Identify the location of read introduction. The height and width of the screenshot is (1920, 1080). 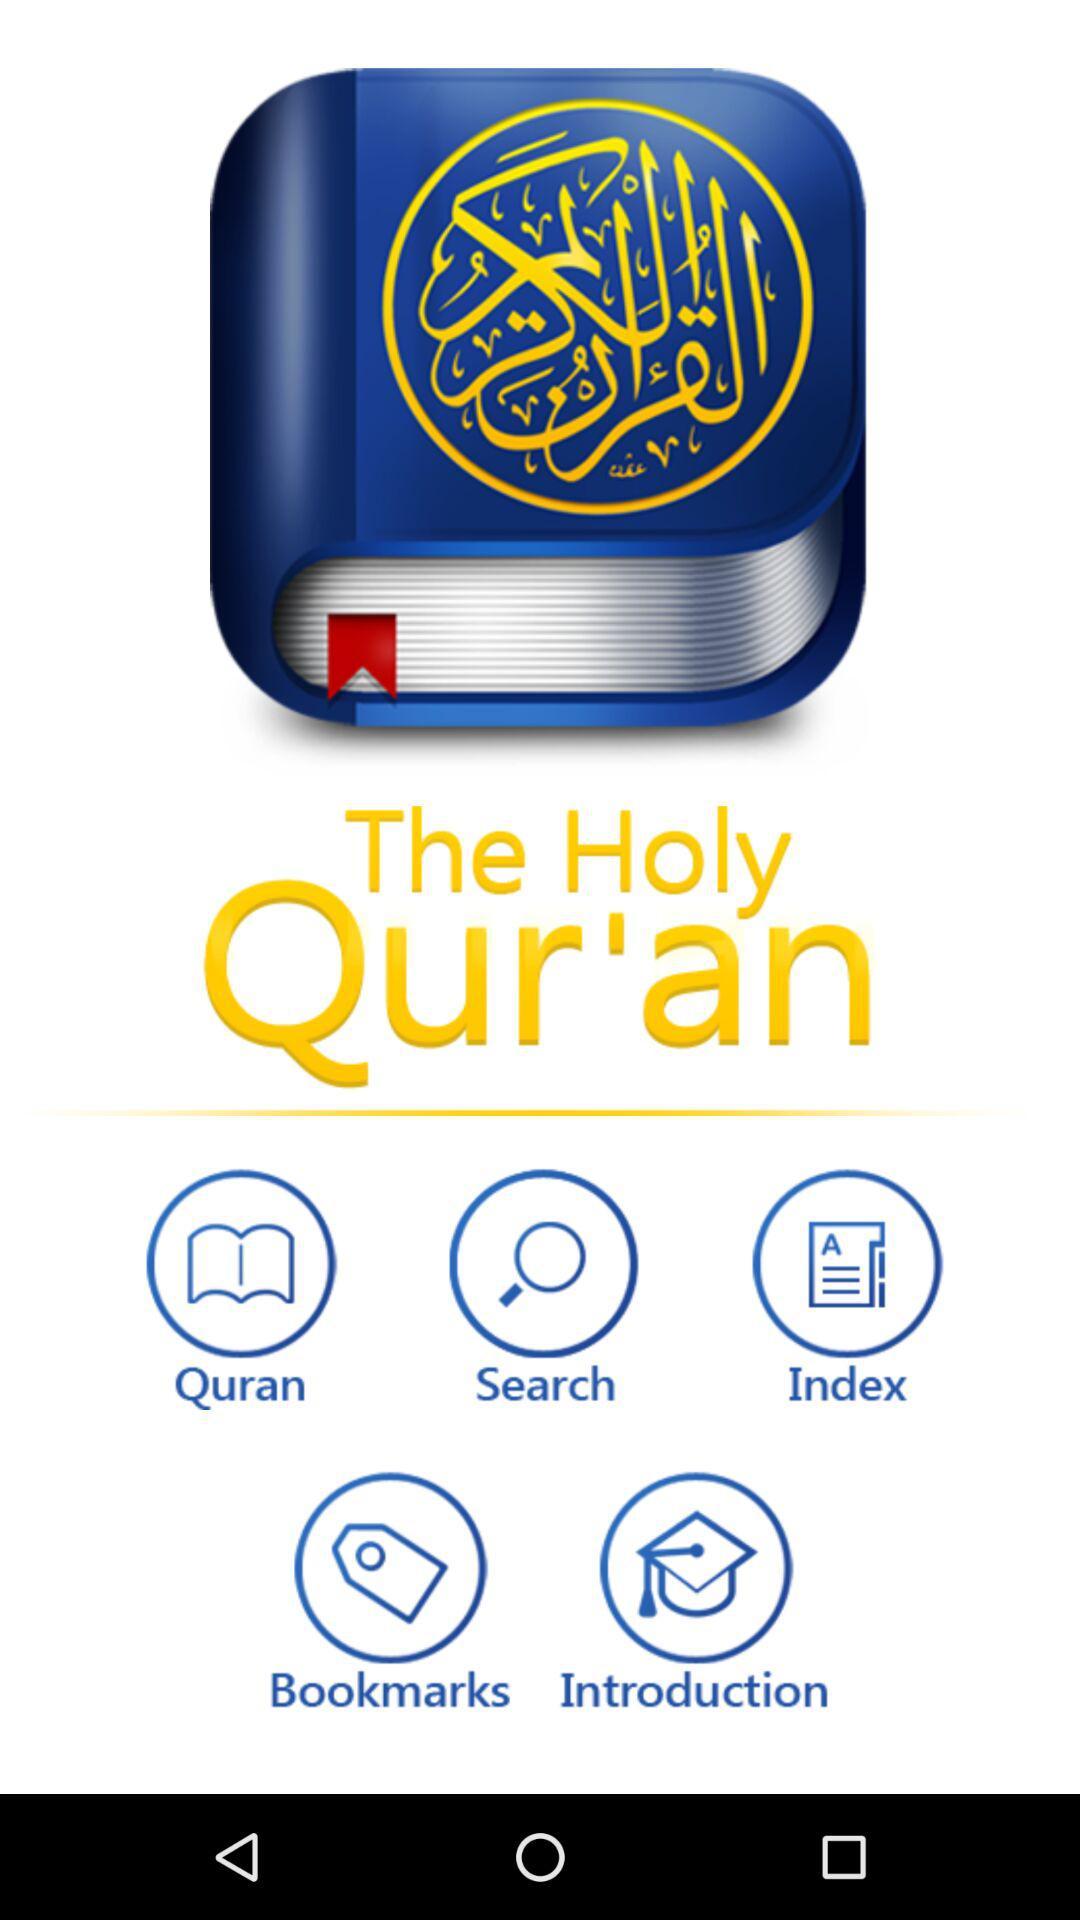
(692, 1587).